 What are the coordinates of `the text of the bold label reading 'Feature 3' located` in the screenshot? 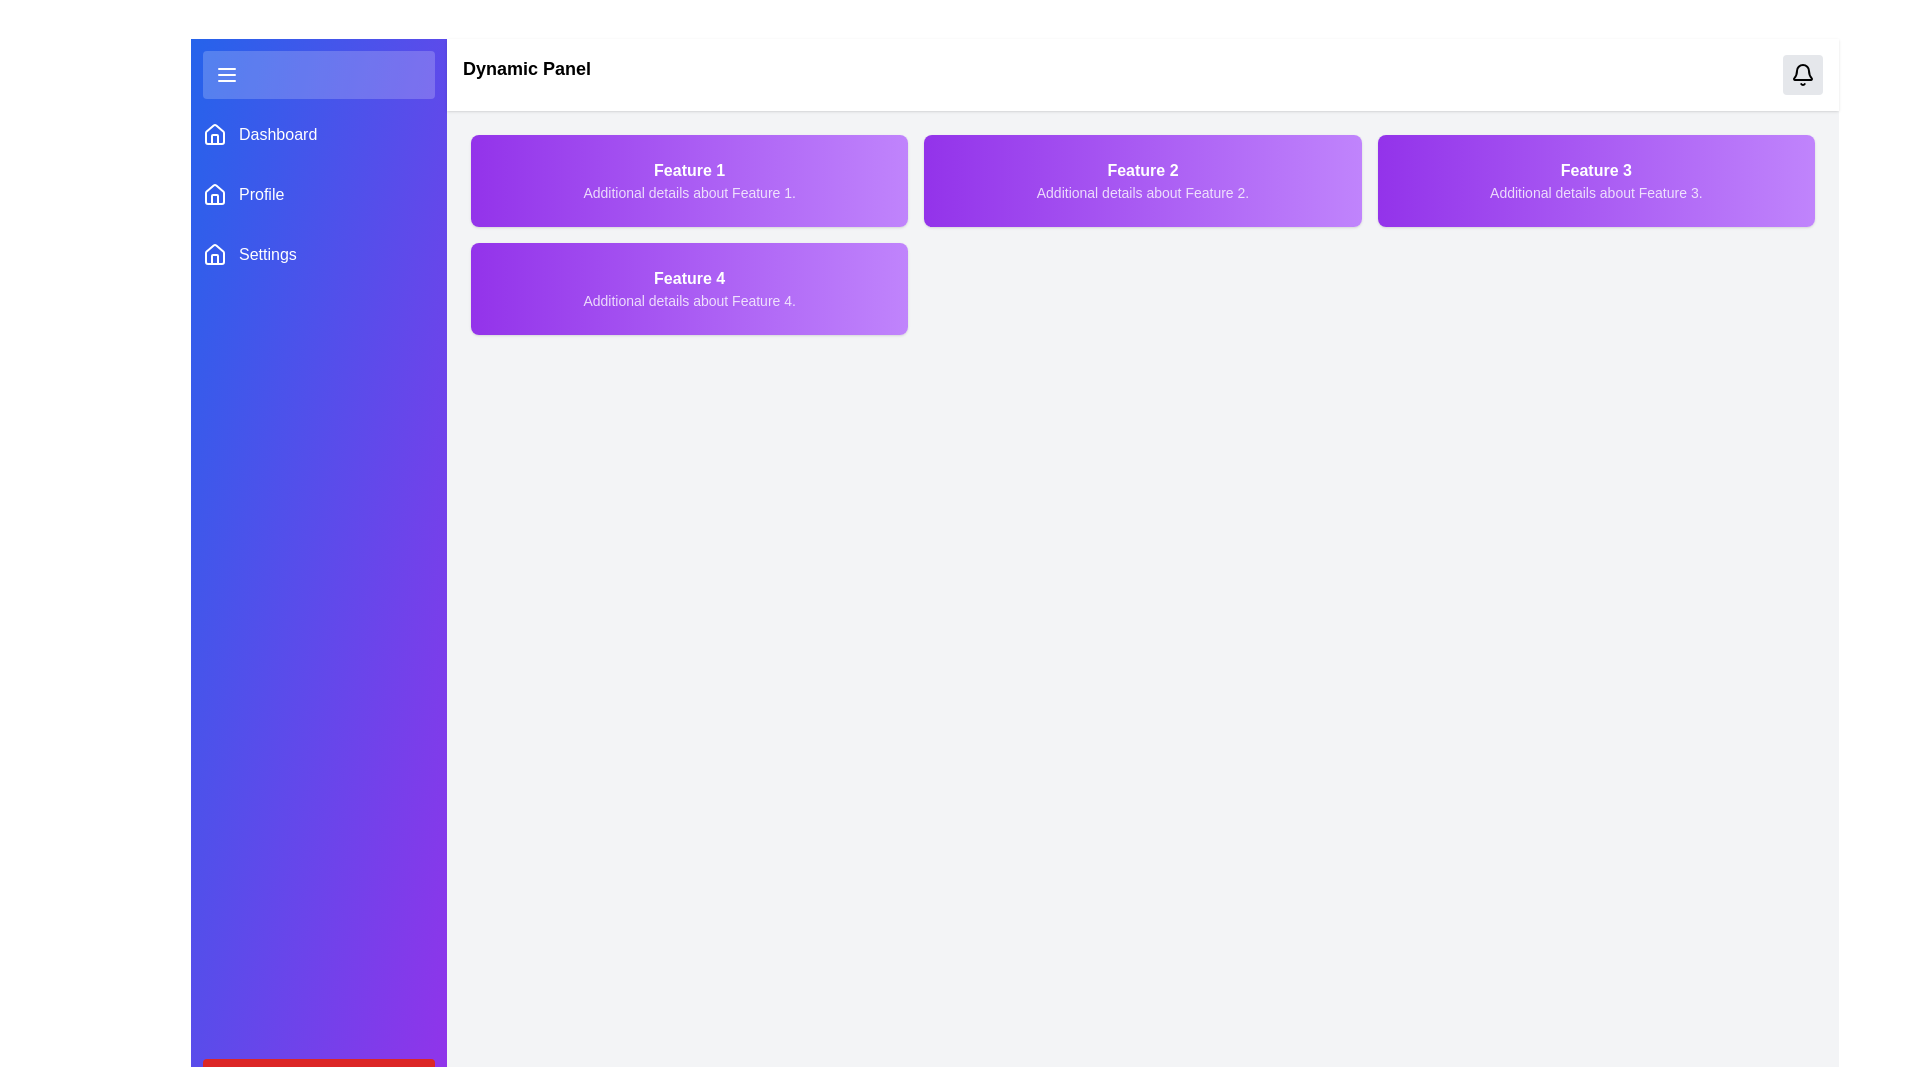 It's located at (1595, 169).